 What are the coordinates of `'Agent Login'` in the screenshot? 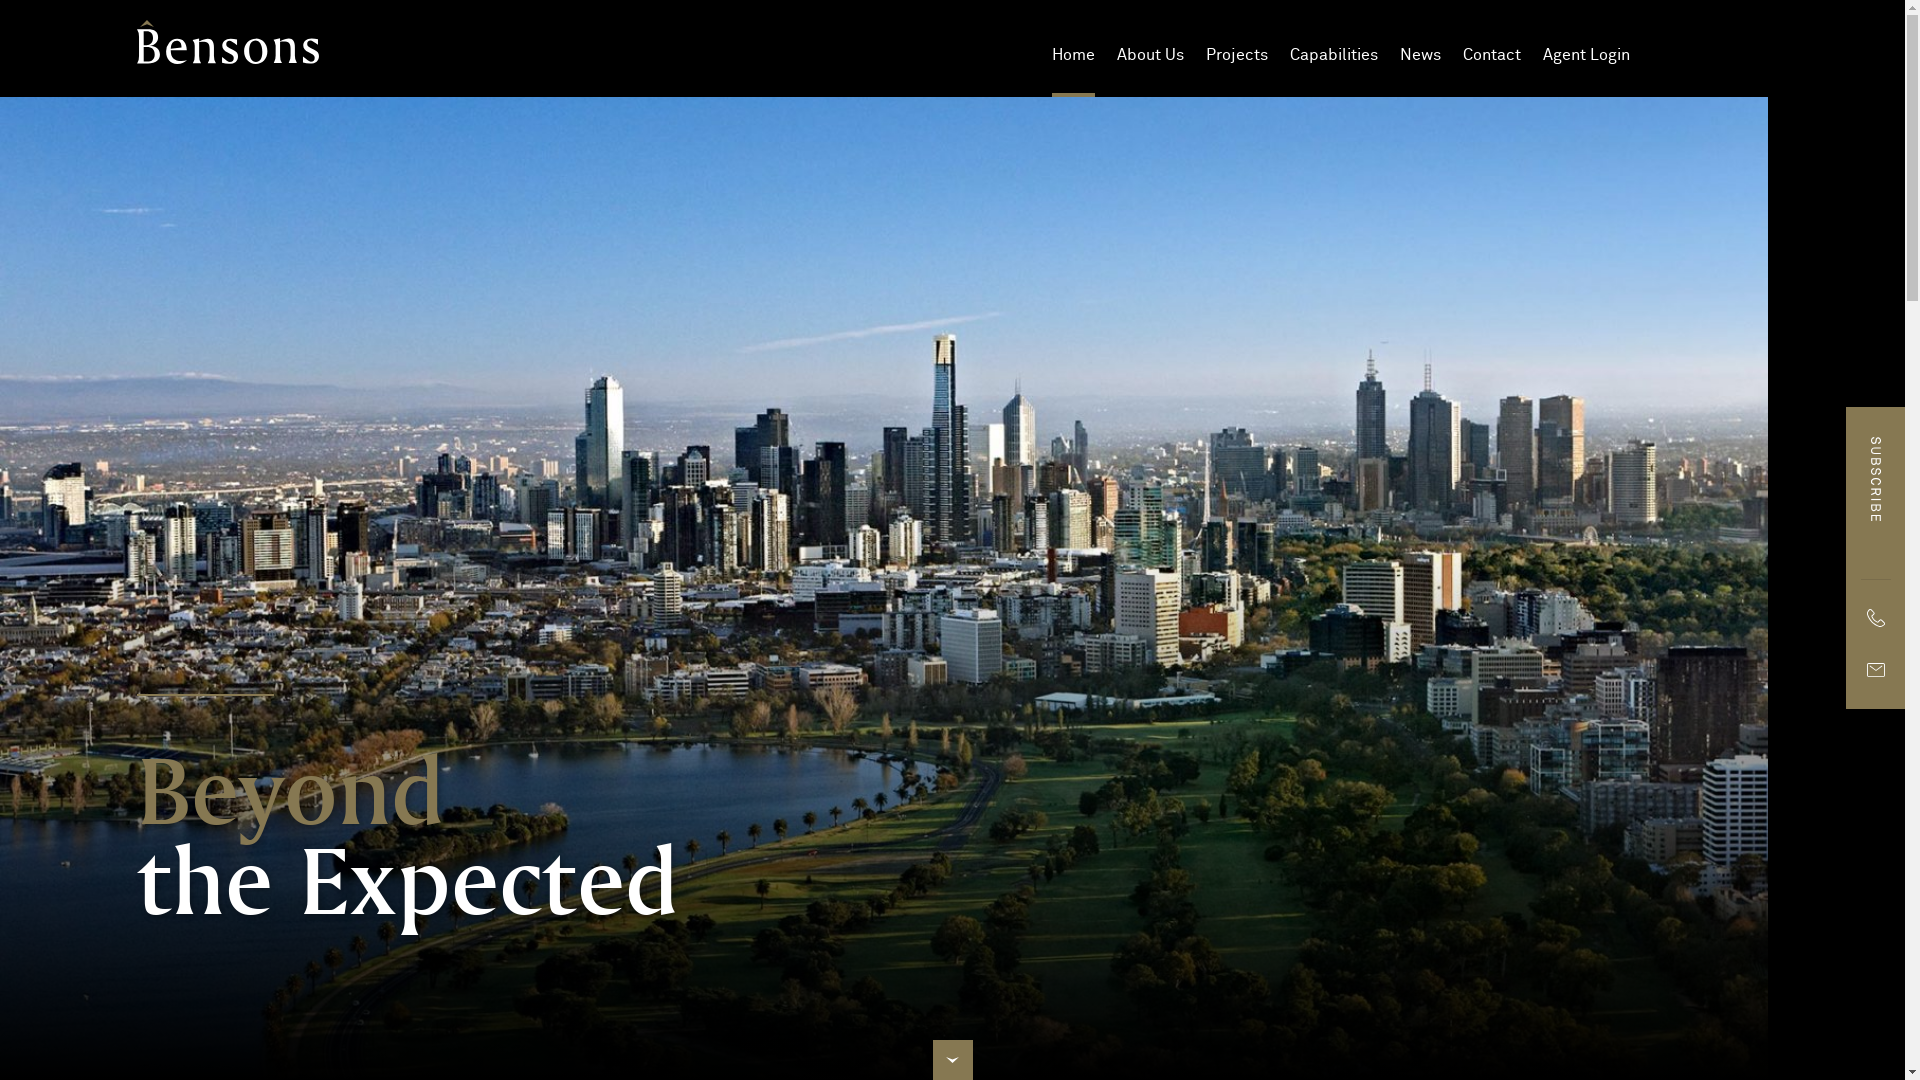 It's located at (1541, 53).